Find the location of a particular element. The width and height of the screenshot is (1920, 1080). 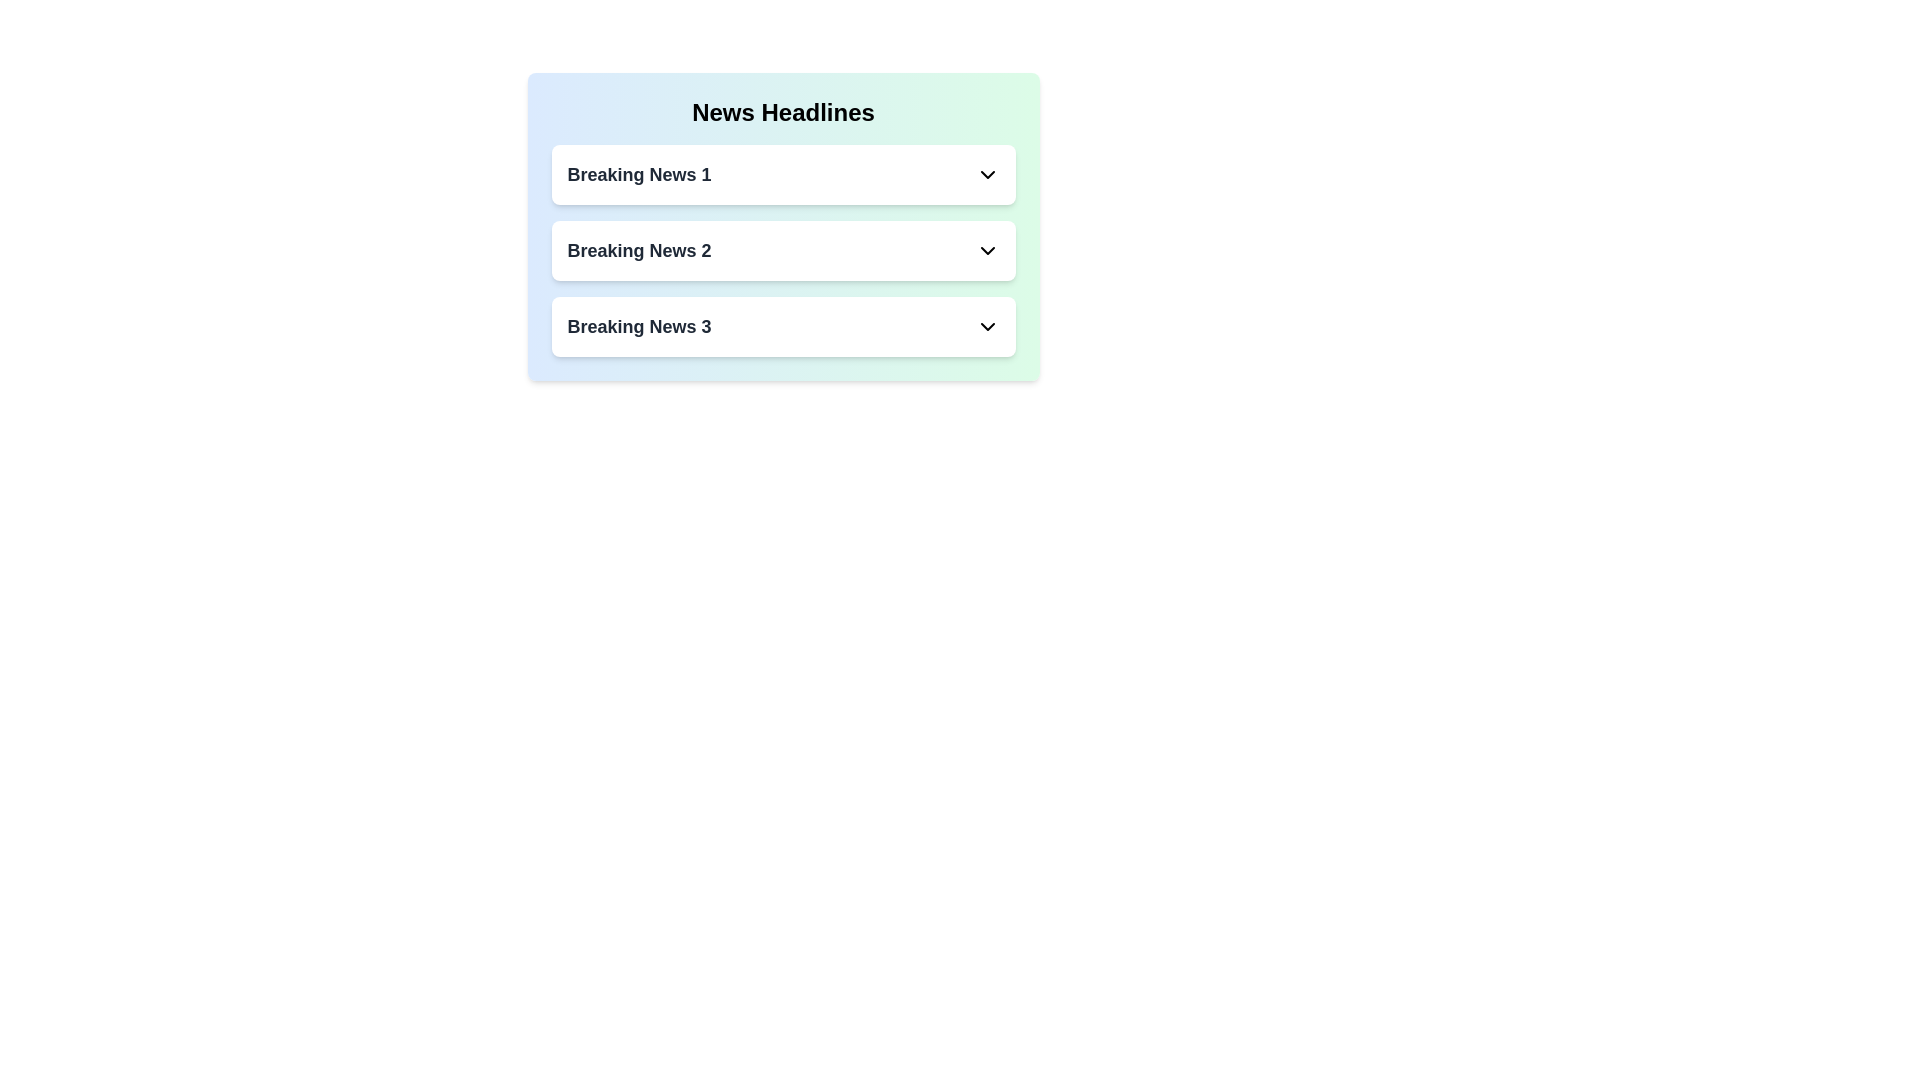

the dropdown icon for Breaking News 2 to toggle its view is located at coordinates (987, 249).